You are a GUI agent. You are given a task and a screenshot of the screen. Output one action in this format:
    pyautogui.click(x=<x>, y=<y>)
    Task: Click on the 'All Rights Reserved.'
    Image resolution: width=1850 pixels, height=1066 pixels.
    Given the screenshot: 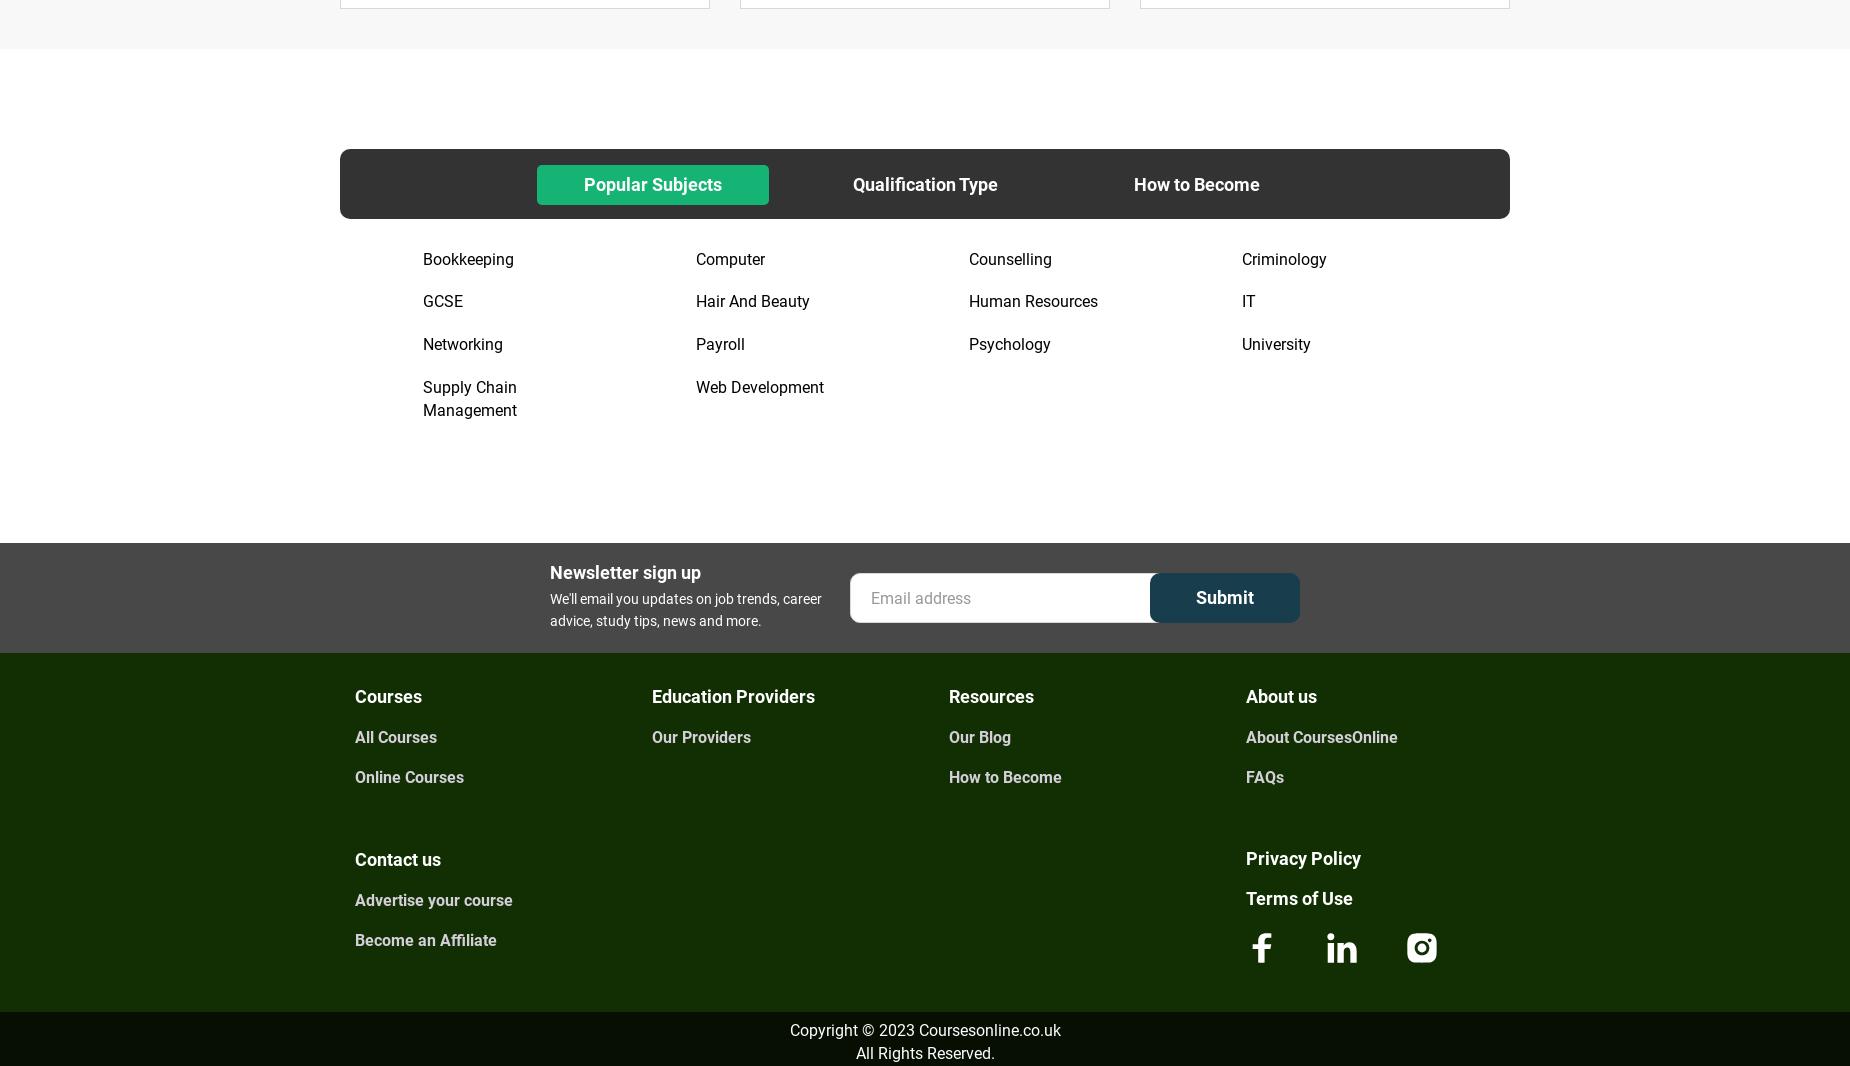 What is the action you would take?
    pyautogui.click(x=855, y=1052)
    